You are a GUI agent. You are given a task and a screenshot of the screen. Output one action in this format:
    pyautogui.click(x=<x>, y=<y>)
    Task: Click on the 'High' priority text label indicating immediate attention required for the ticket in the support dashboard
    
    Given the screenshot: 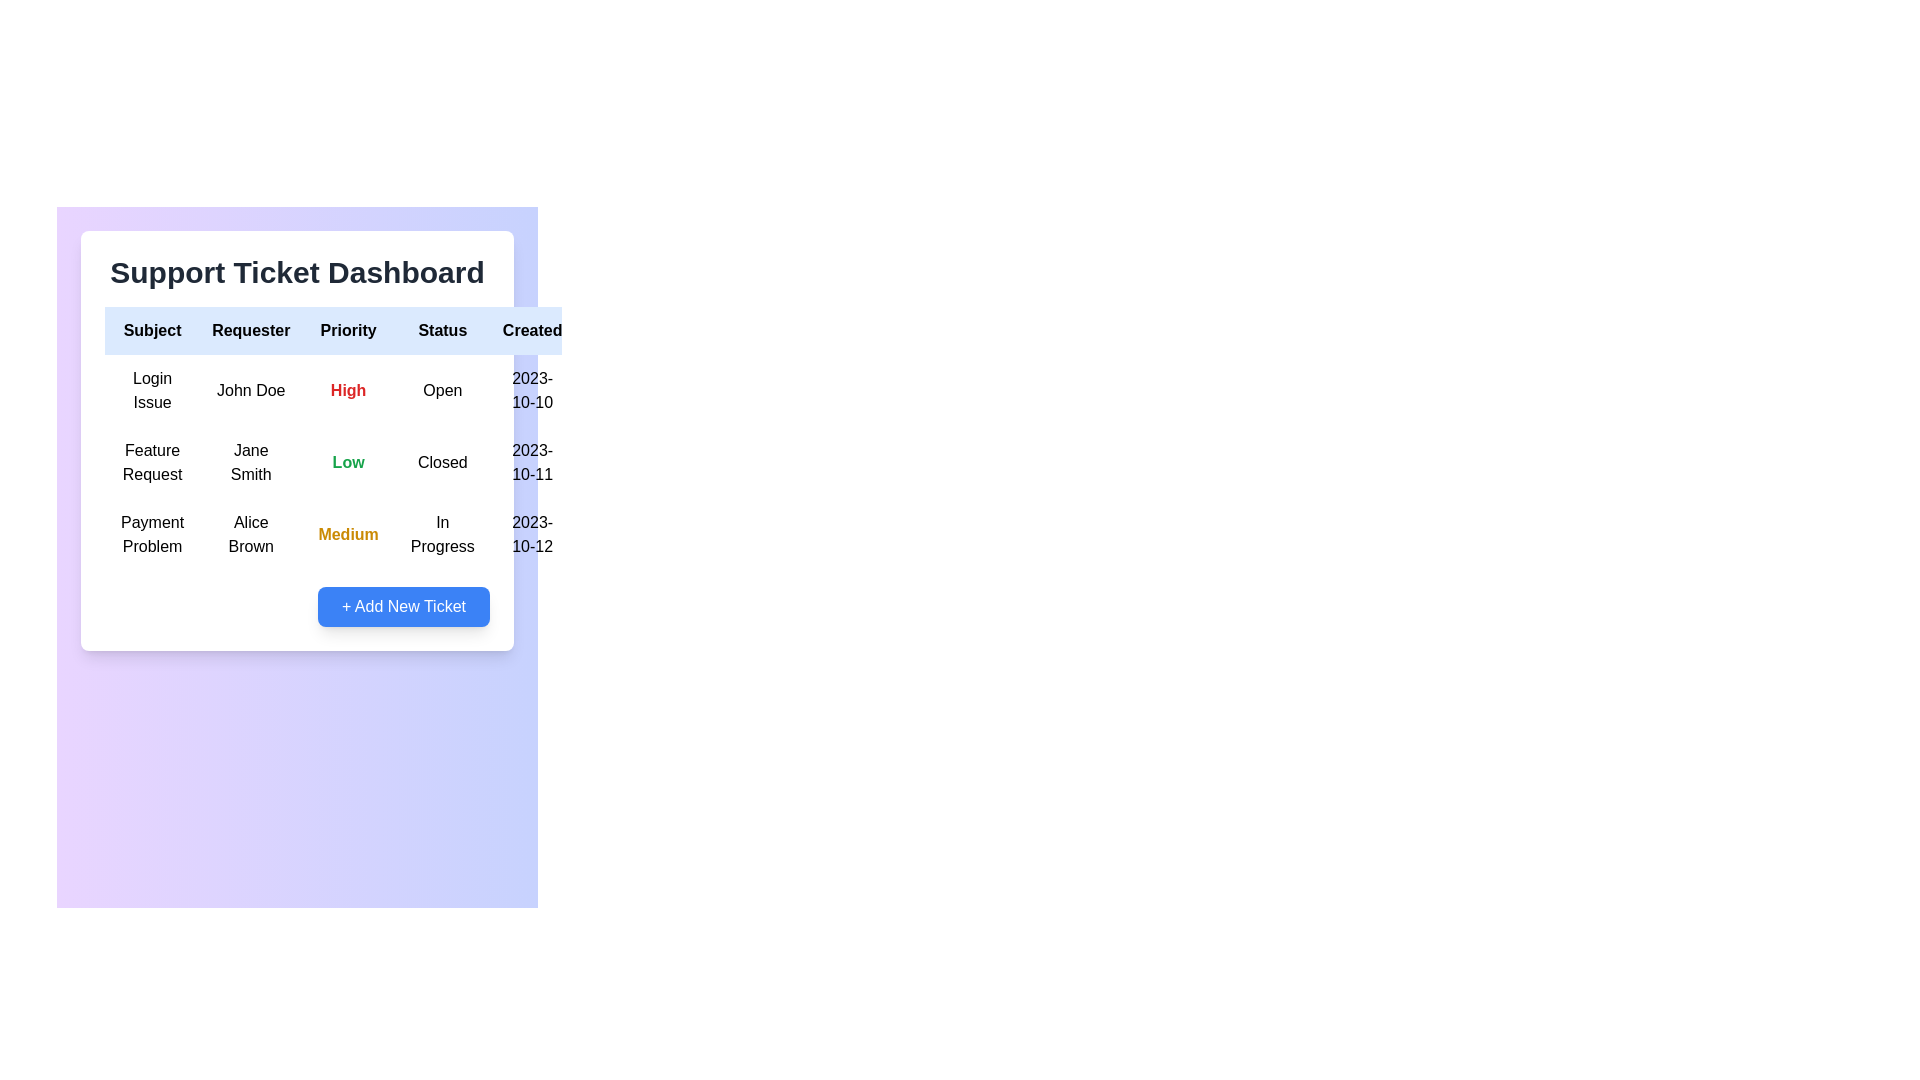 What is the action you would take?
    pyautogui.click(x=348, y=390)
    